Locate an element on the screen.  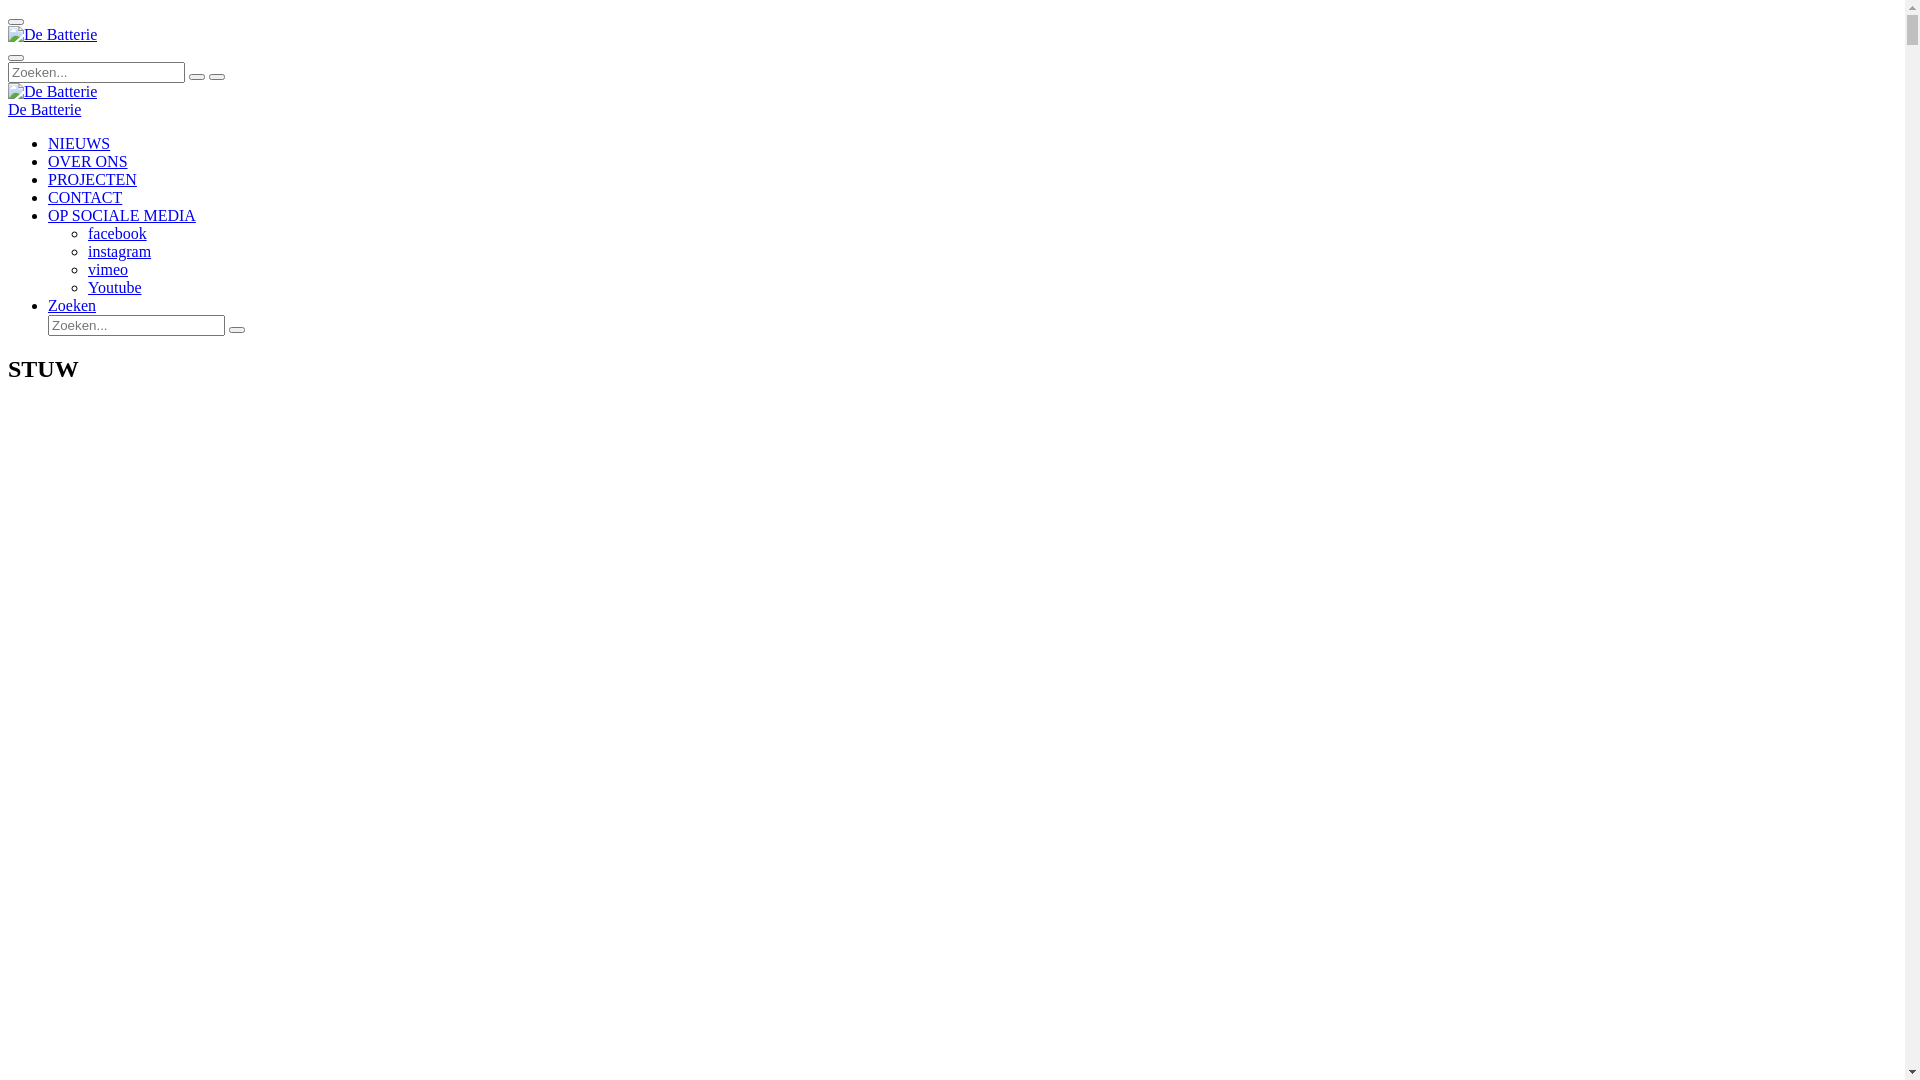
'CONTACT' is located at coordinates (84, 197).